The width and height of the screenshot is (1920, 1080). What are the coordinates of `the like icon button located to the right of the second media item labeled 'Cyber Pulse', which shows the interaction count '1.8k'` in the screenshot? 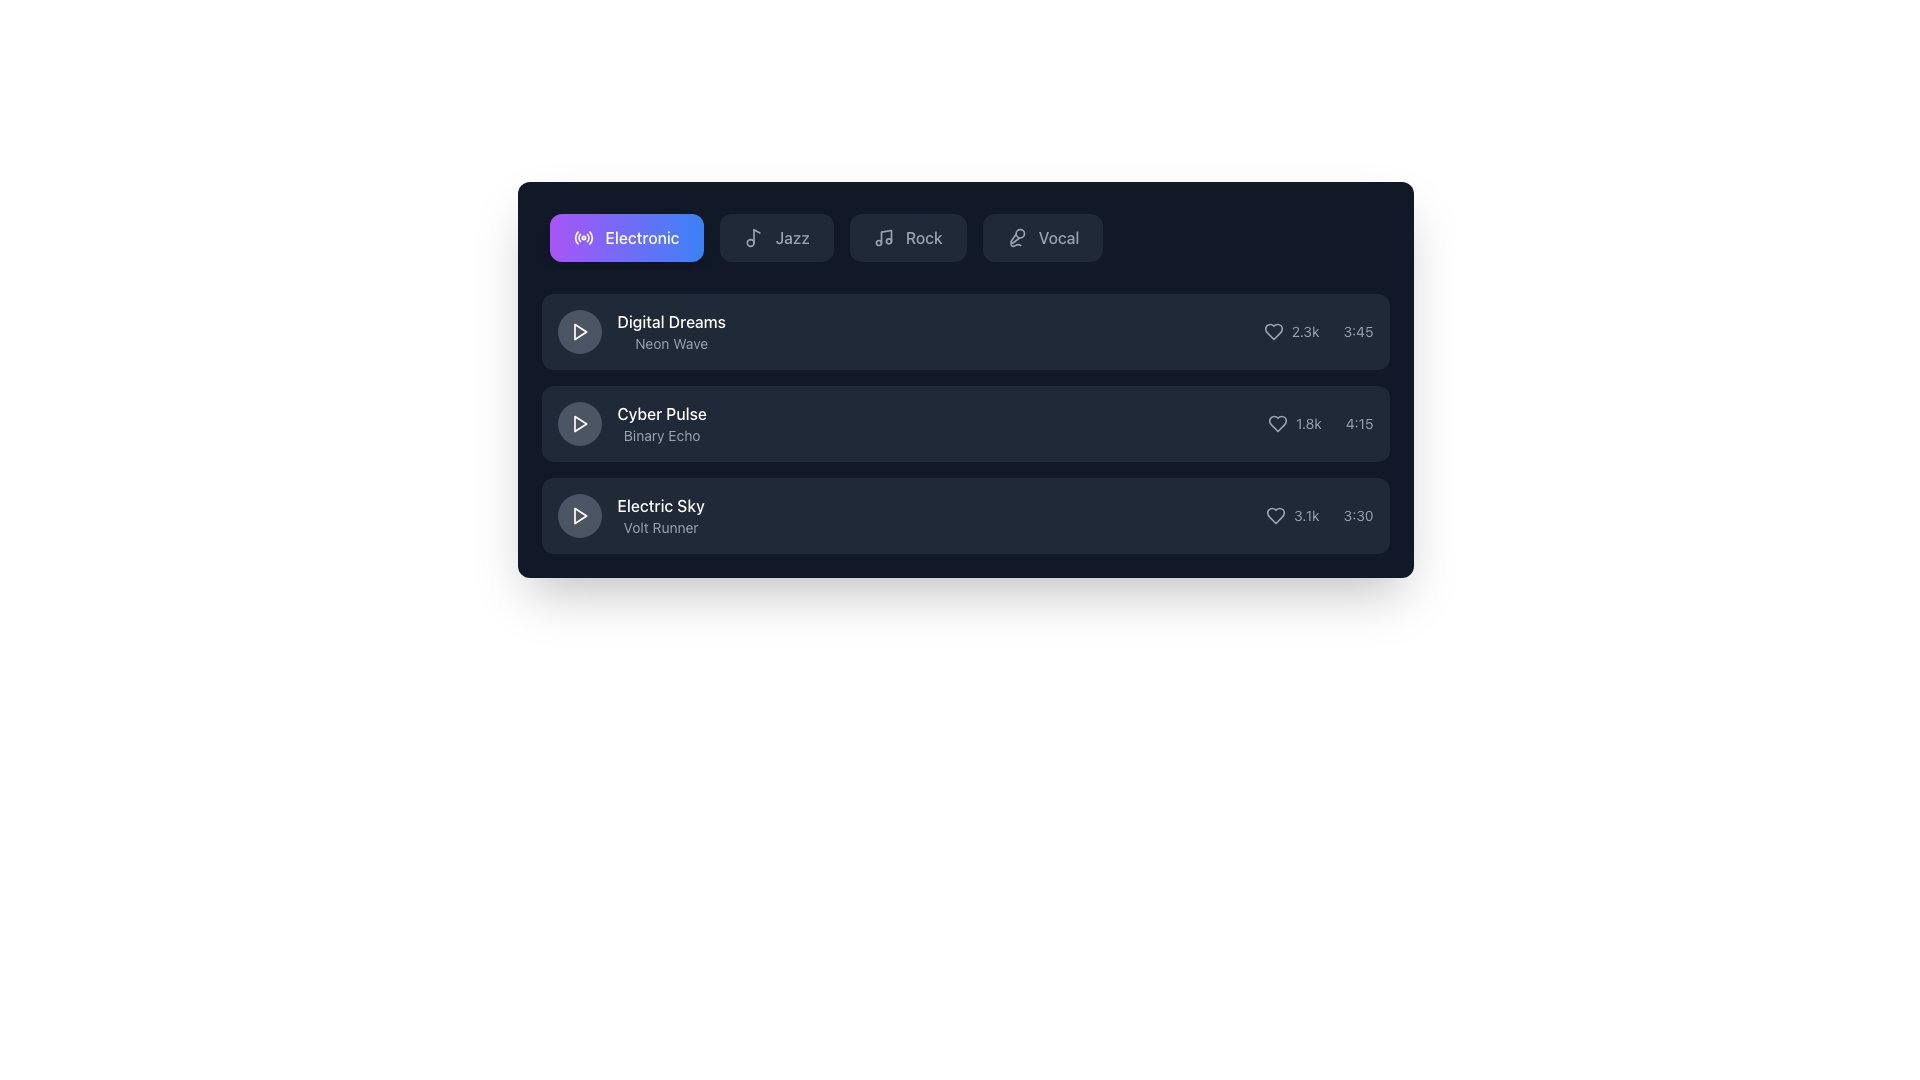 It's located at (1276, 423).